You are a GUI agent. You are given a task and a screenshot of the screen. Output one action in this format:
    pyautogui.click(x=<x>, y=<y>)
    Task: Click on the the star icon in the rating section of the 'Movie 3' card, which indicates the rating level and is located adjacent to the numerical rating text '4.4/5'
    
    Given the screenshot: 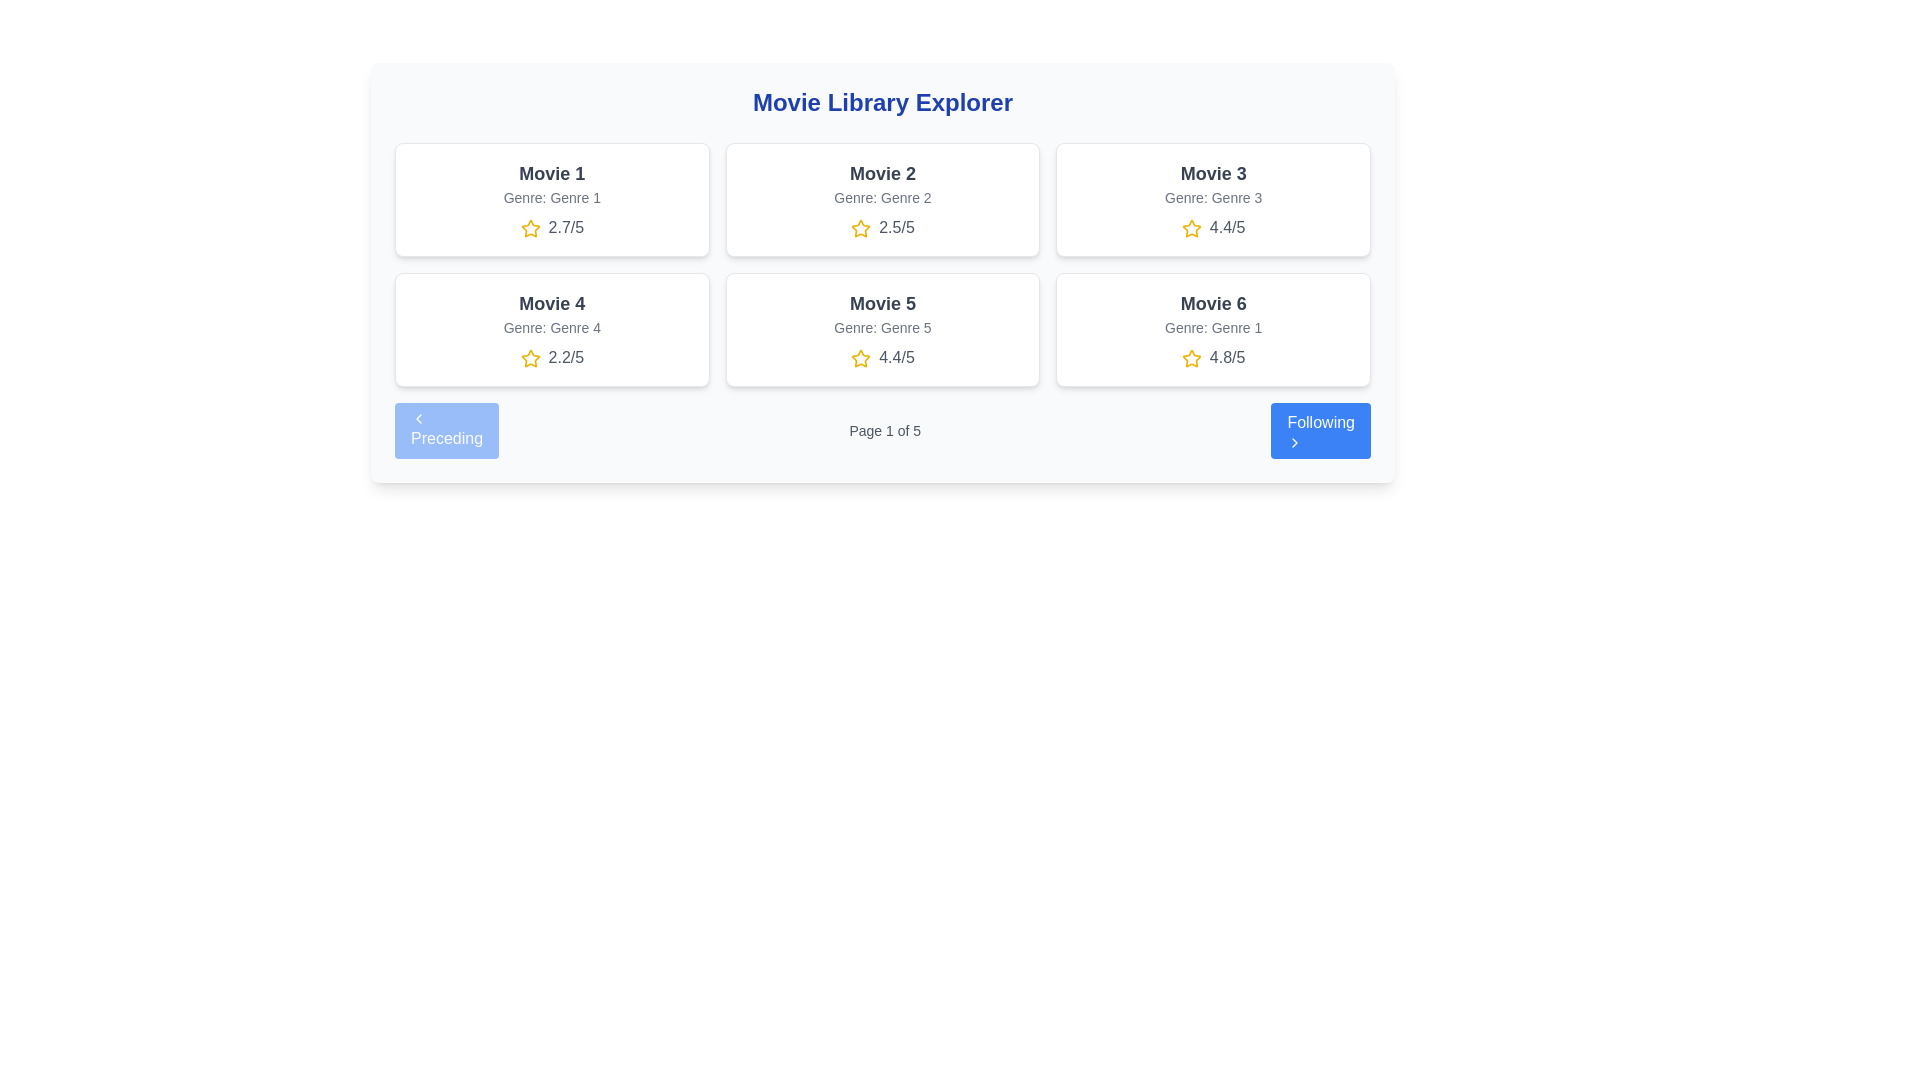 What is the action you would take?
    pyautogui.click(x=1191, y=227)
    